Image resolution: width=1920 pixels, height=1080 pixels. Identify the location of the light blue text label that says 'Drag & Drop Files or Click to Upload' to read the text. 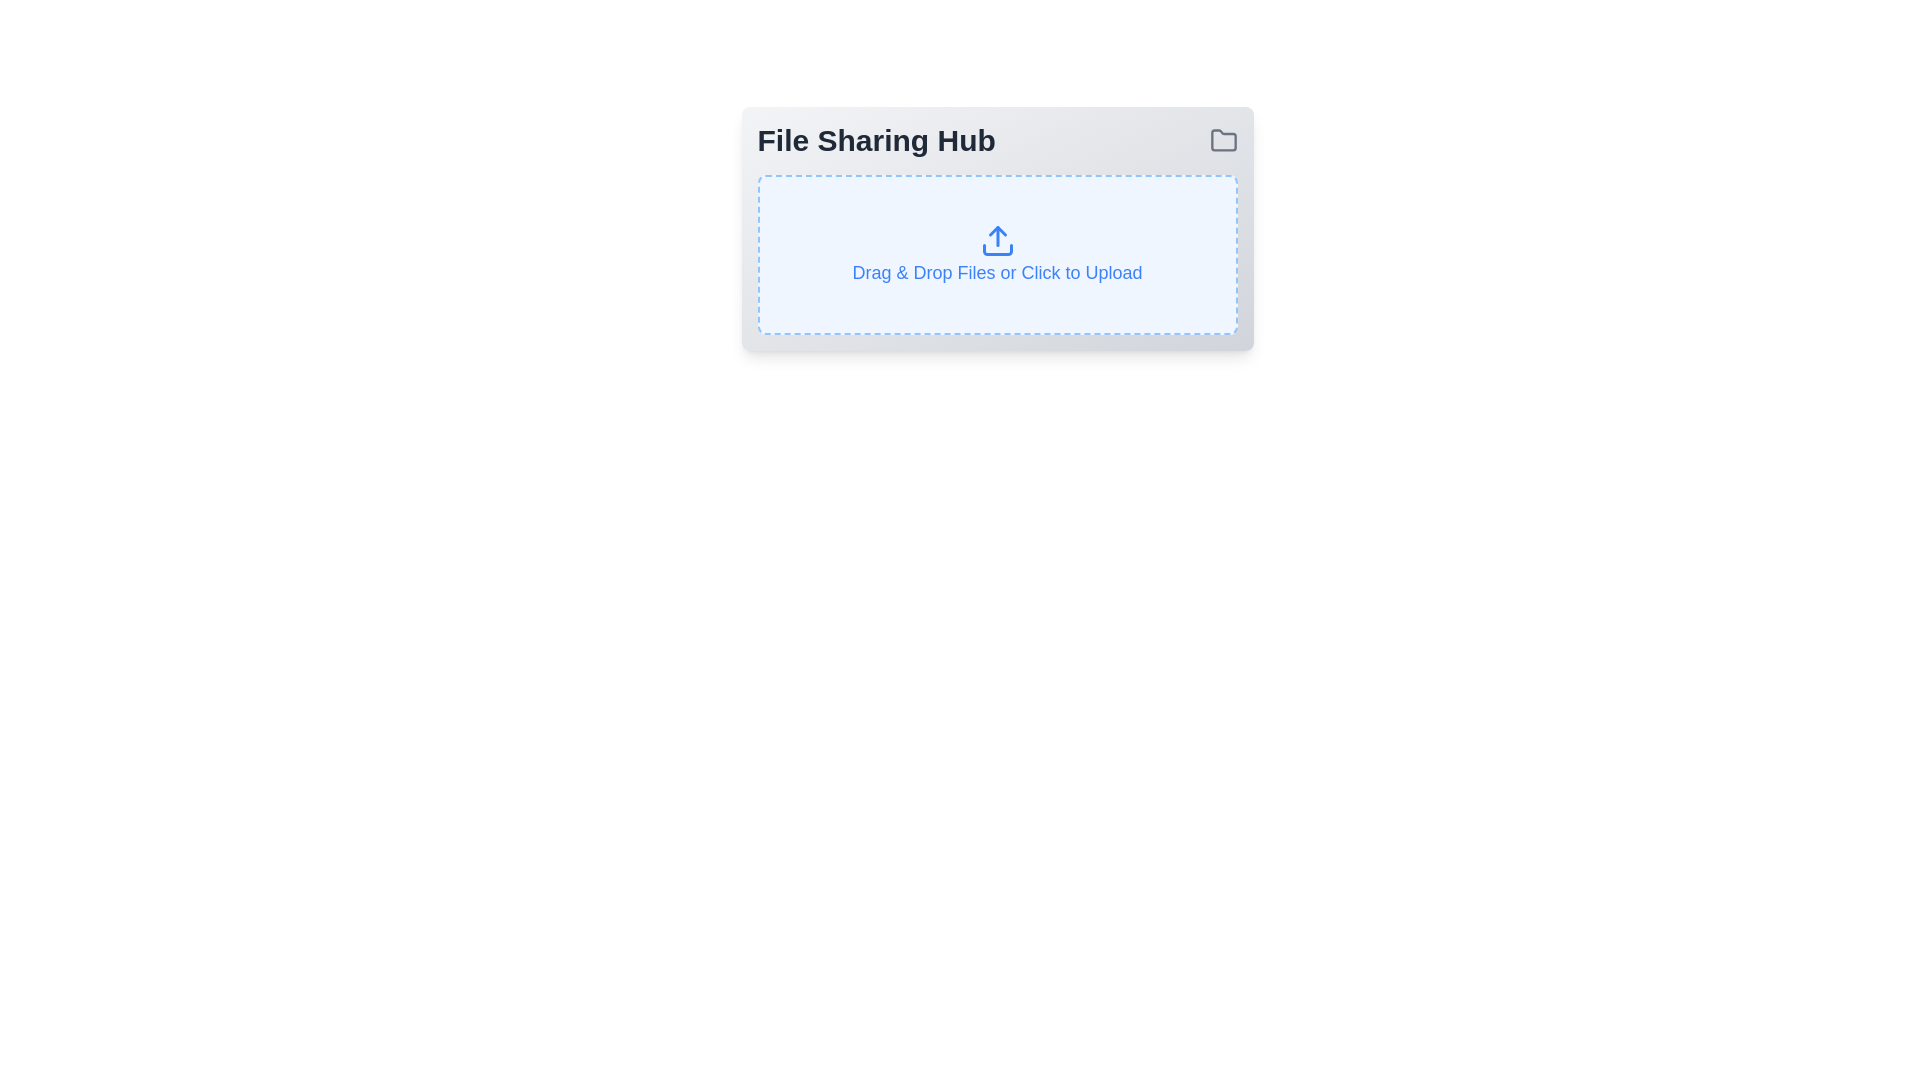
(997, 273).